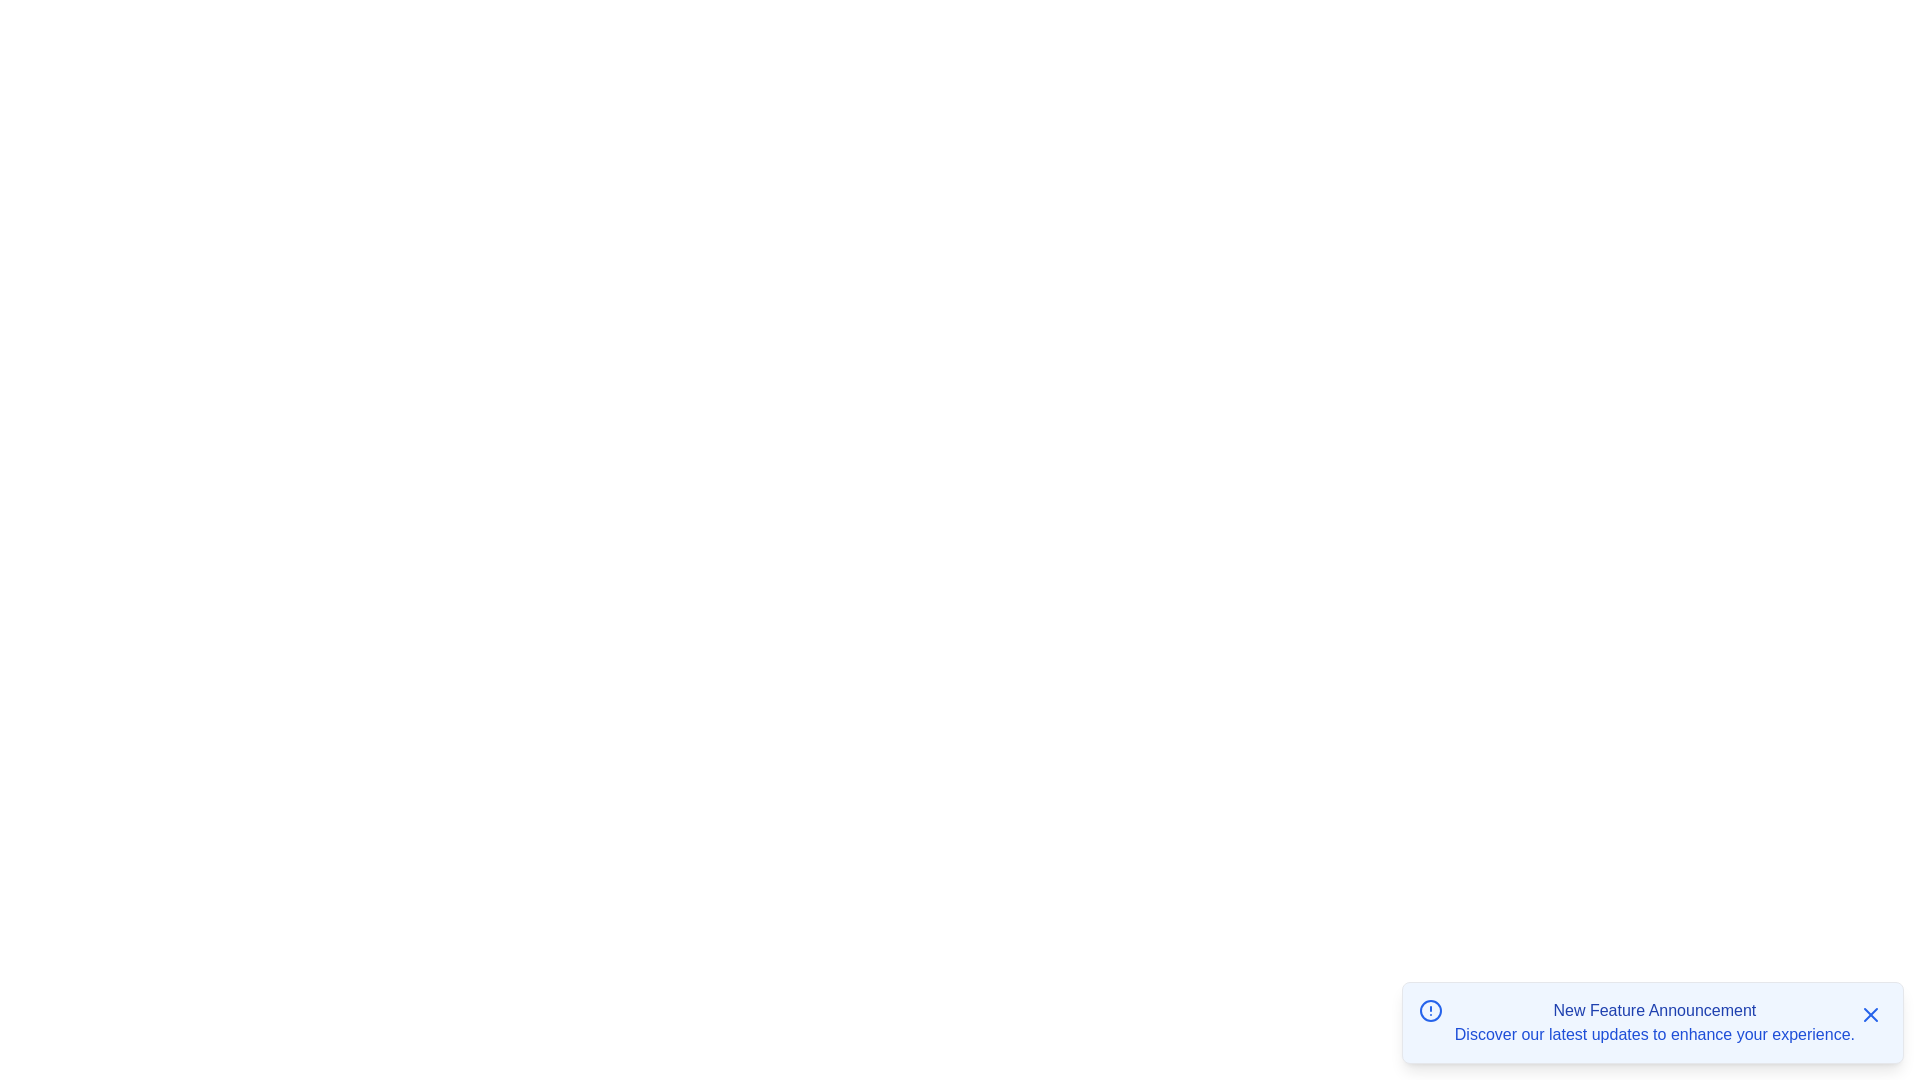 The image size is (1920, 1080). What do you see at coordinates (1429, 1010) in the screenshot?
I see `the icon displayed alongside the notification to inspect it` at bounding box center [1429, 1010].